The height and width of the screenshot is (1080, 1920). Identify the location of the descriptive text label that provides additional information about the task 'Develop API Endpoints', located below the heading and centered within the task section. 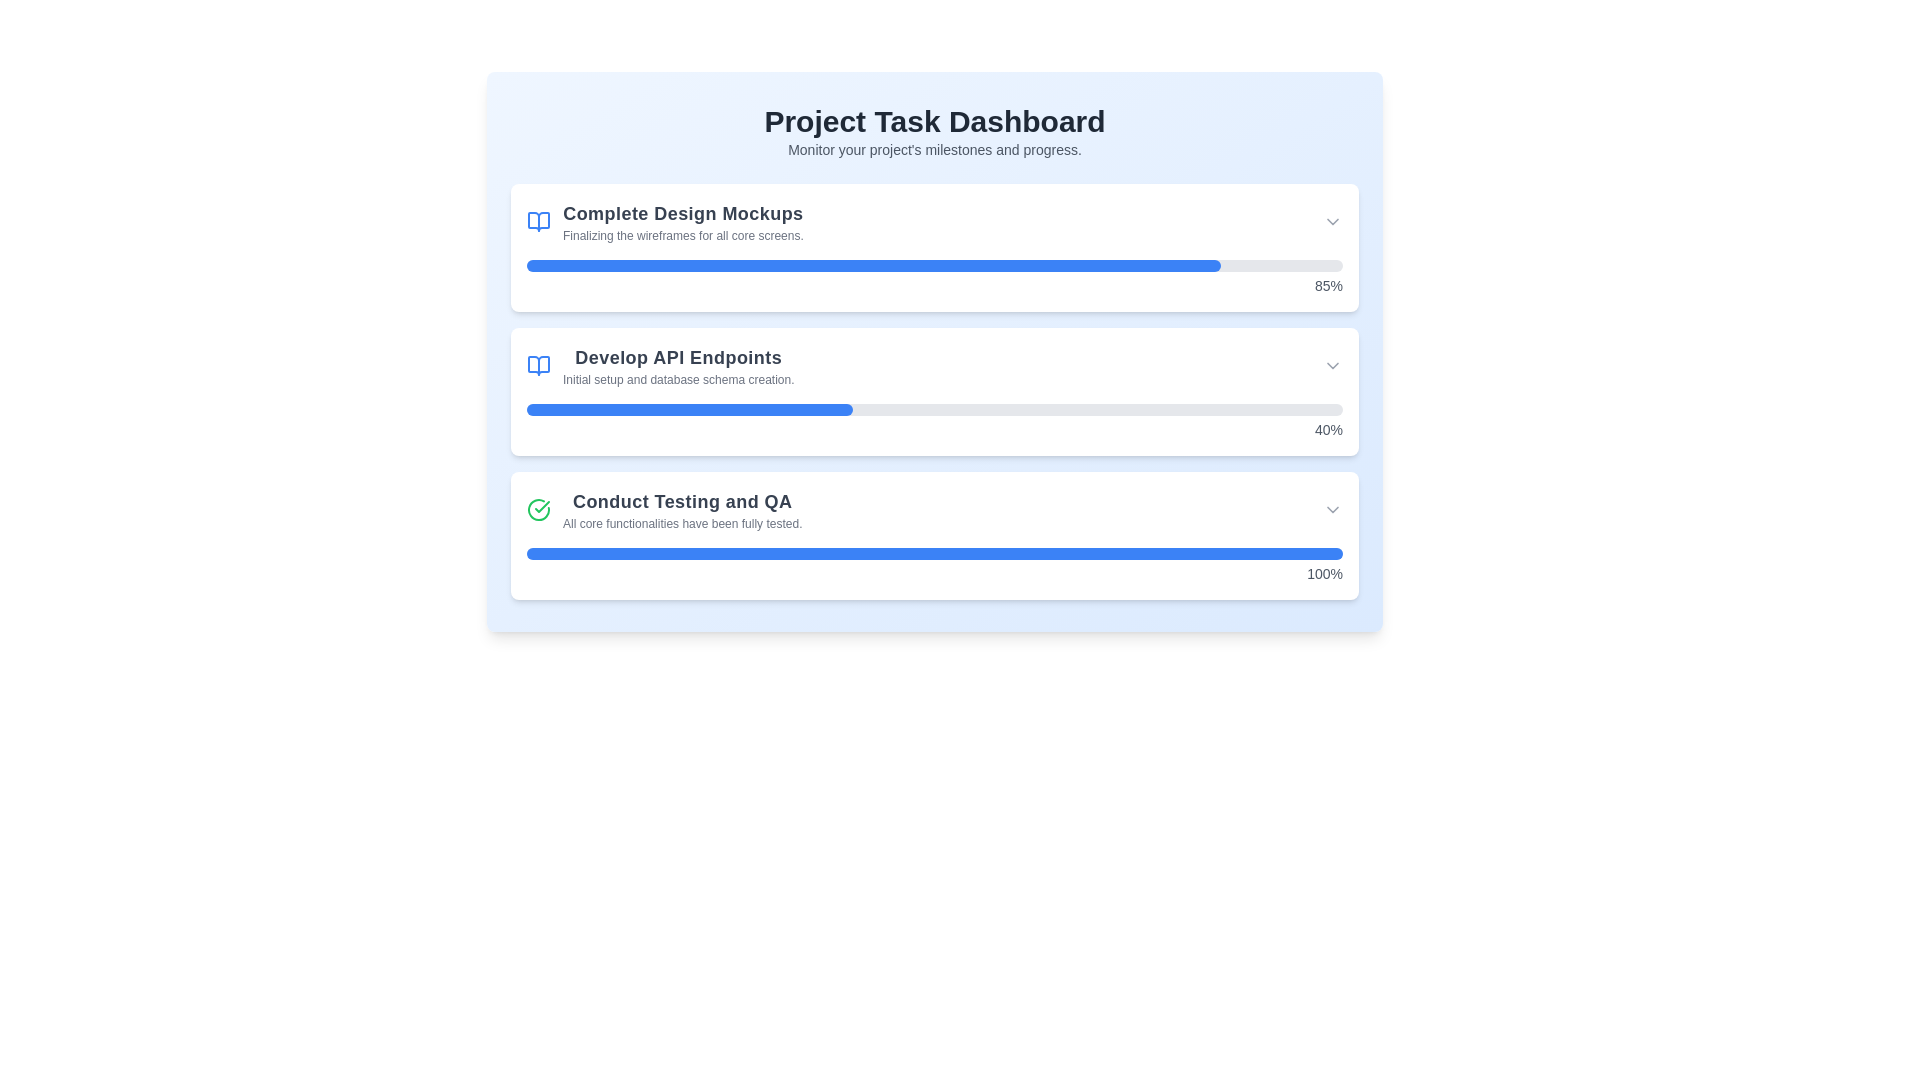
(678, 380).